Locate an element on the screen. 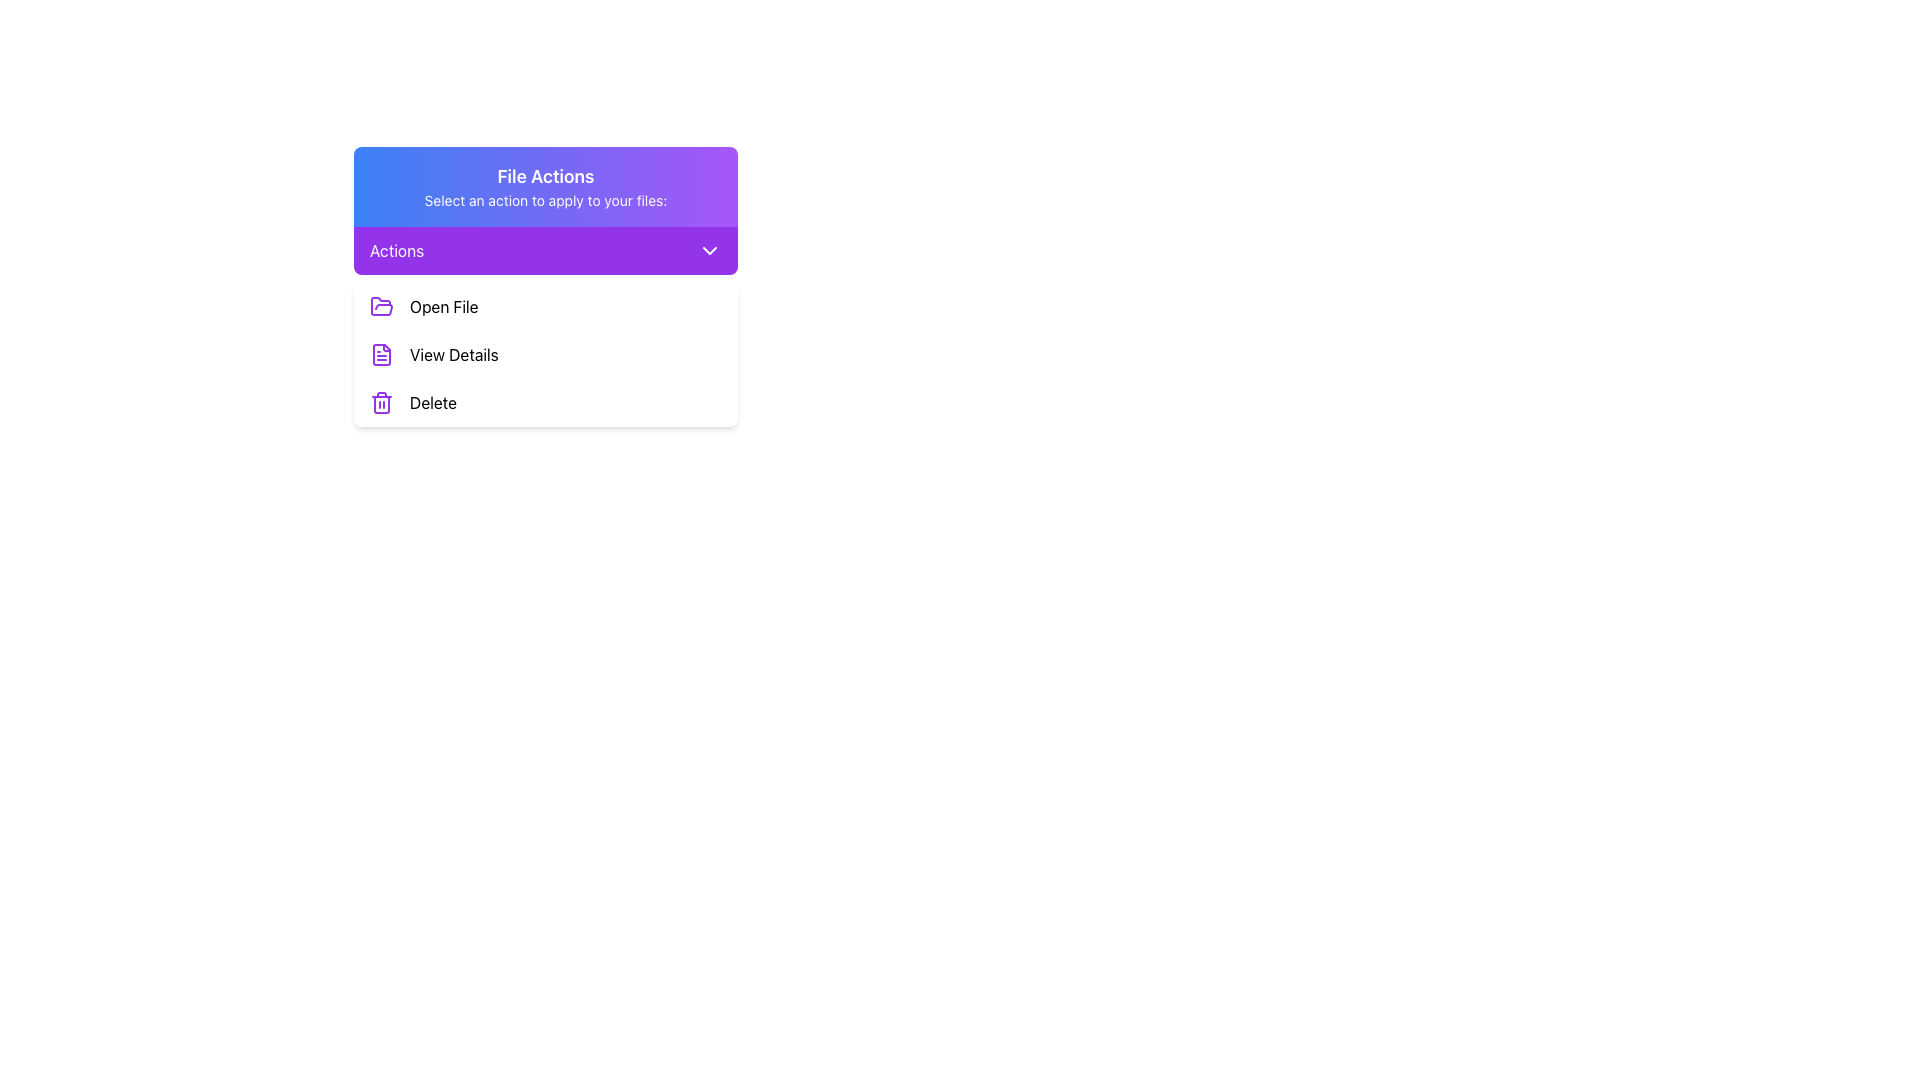  the text label 'Open File' is located at coordinates (443, 307).